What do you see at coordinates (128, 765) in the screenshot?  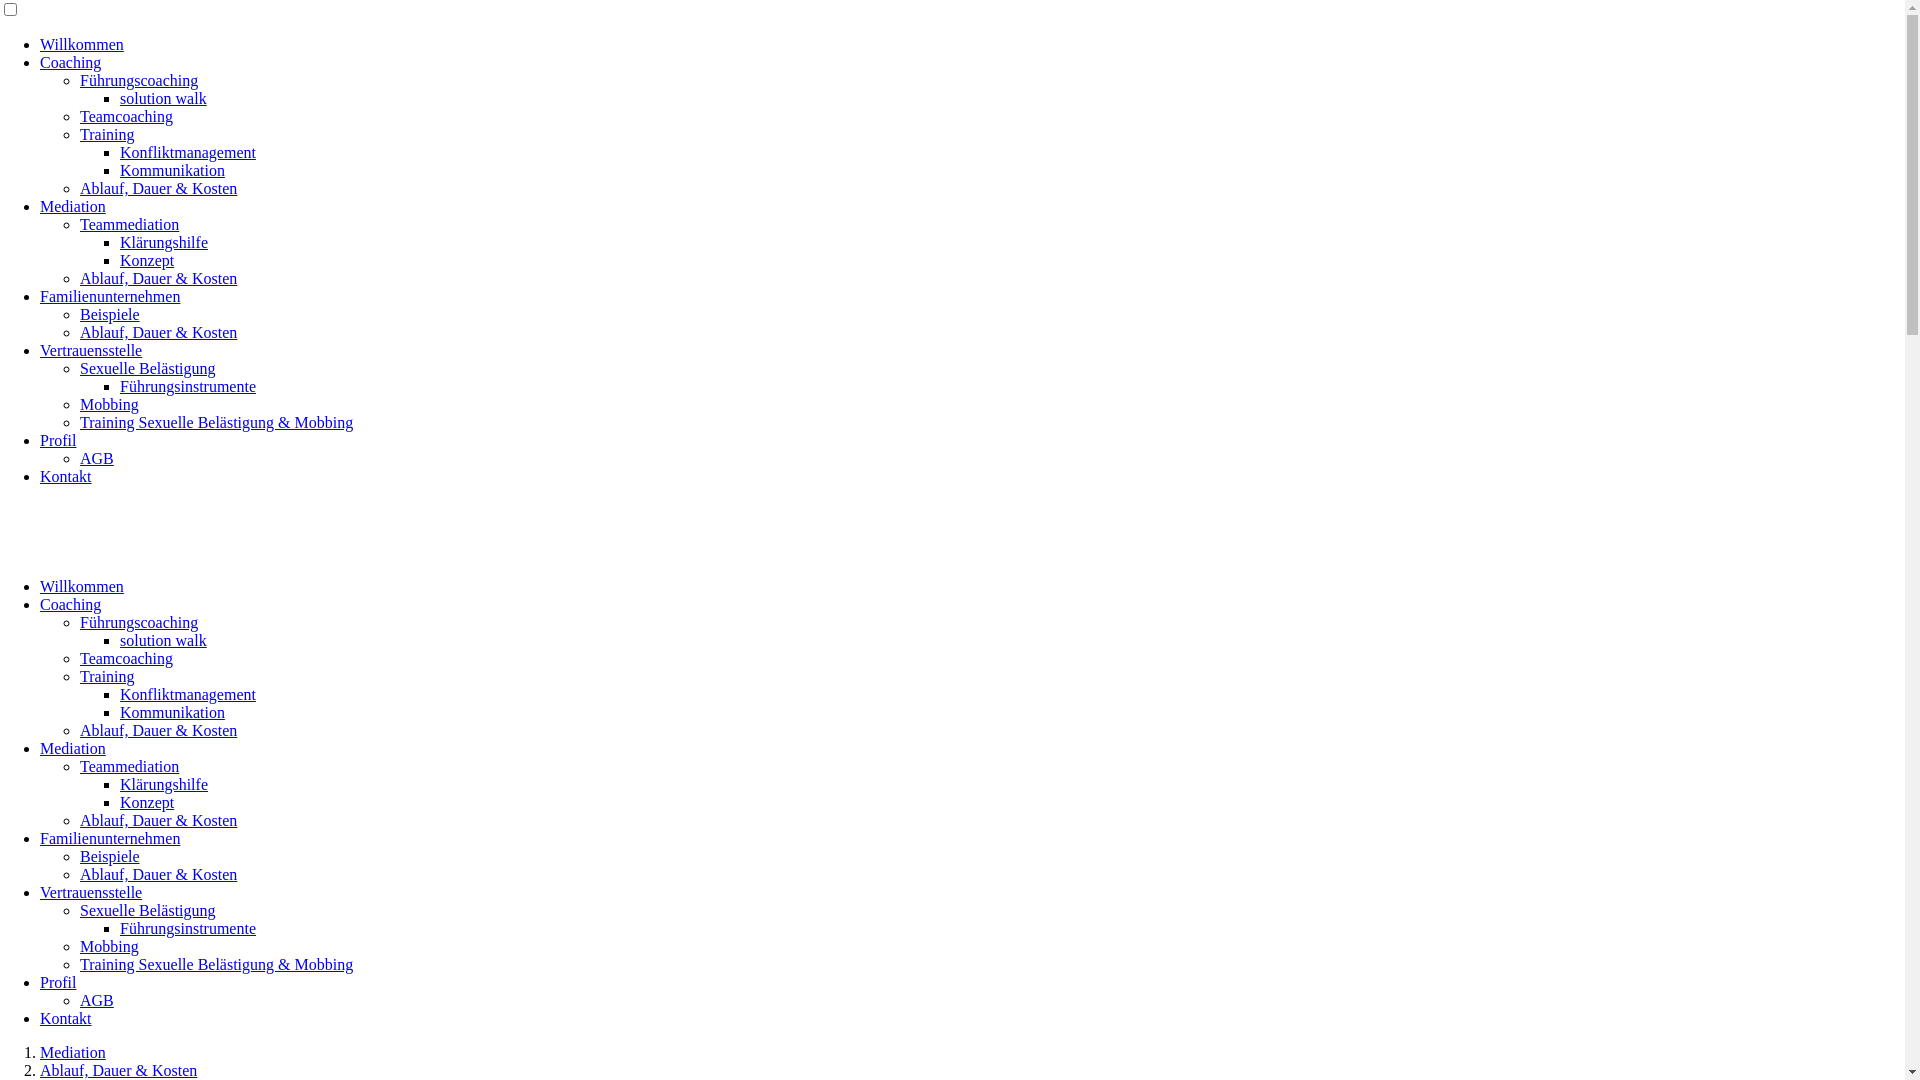 I see `'Teammediation'` at bounding box center [128, 765].